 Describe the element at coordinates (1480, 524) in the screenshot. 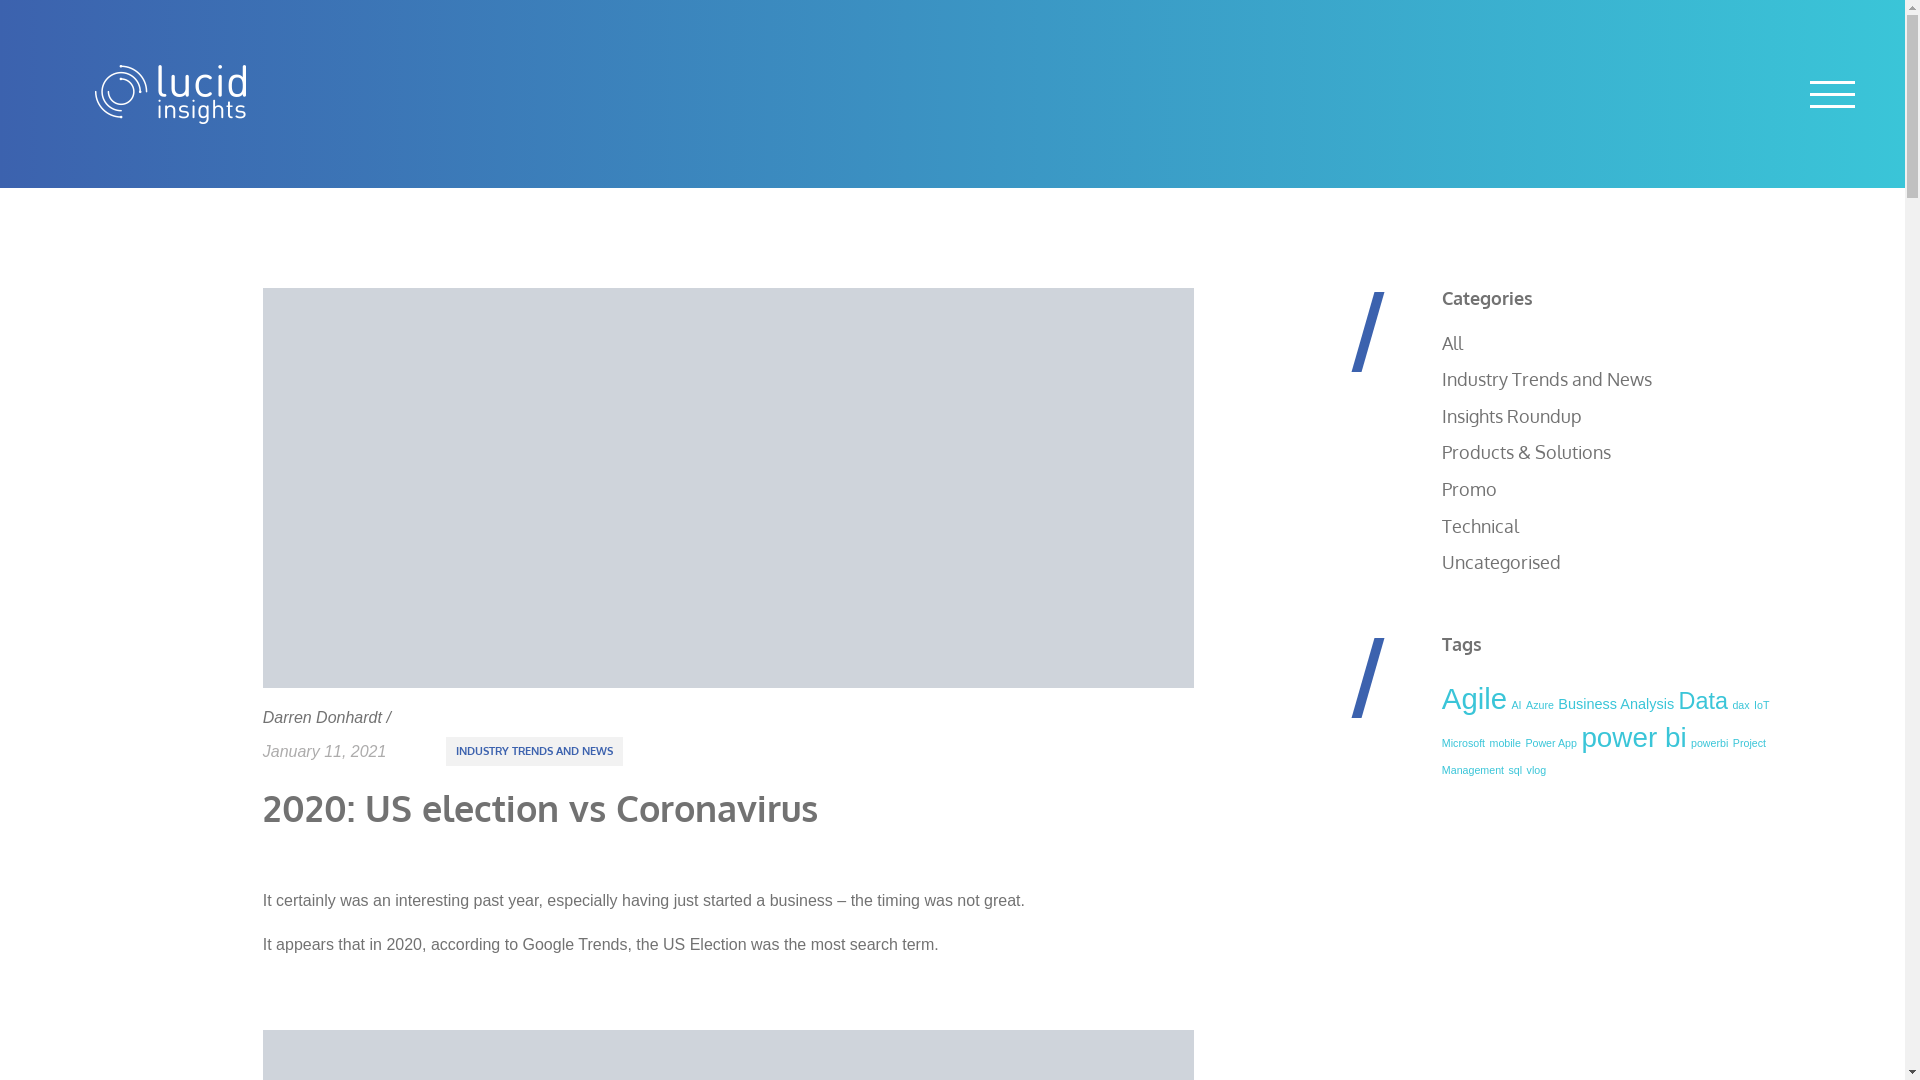

I see `'Technical'` at that location.